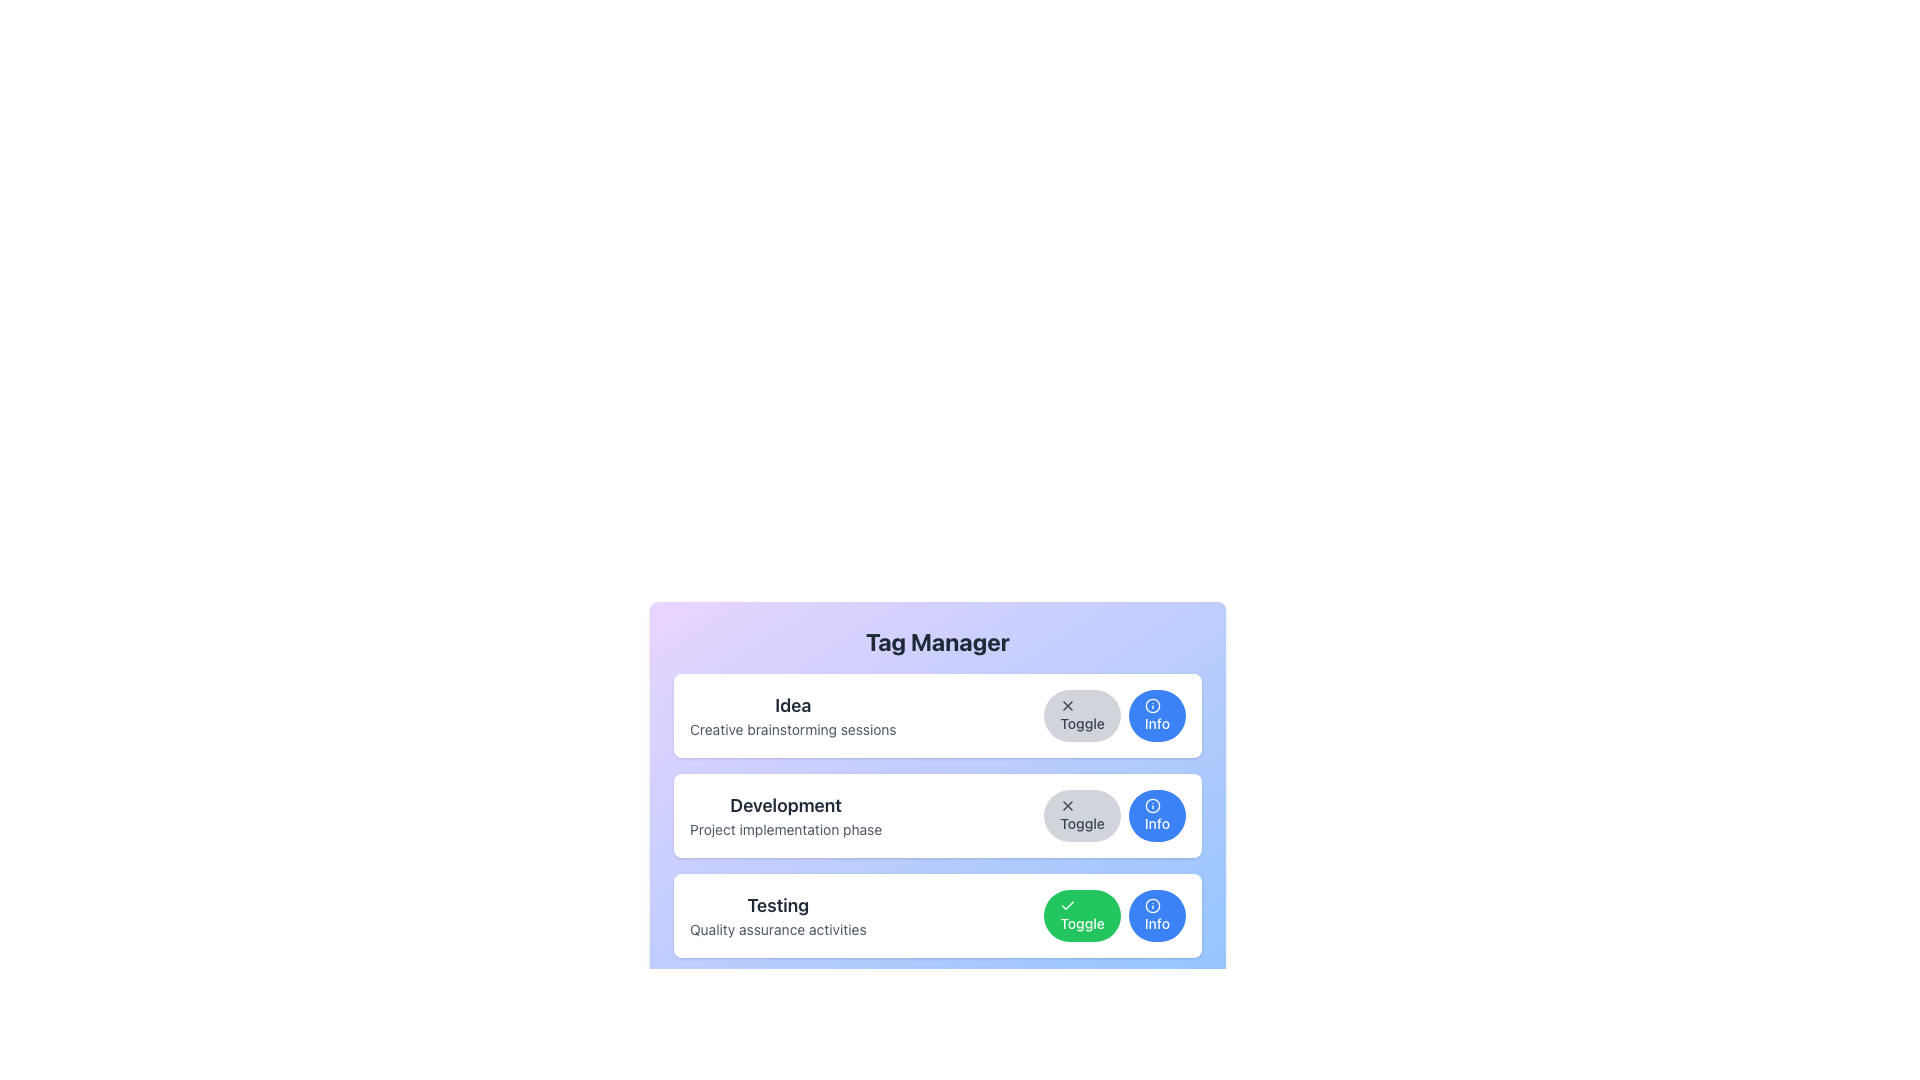  What do you see at coordinates (1156, 915) in the screenshot?
I see `the 'Info' button located at the far right of the 'Testing' row` at bounding box center [1156, 915].